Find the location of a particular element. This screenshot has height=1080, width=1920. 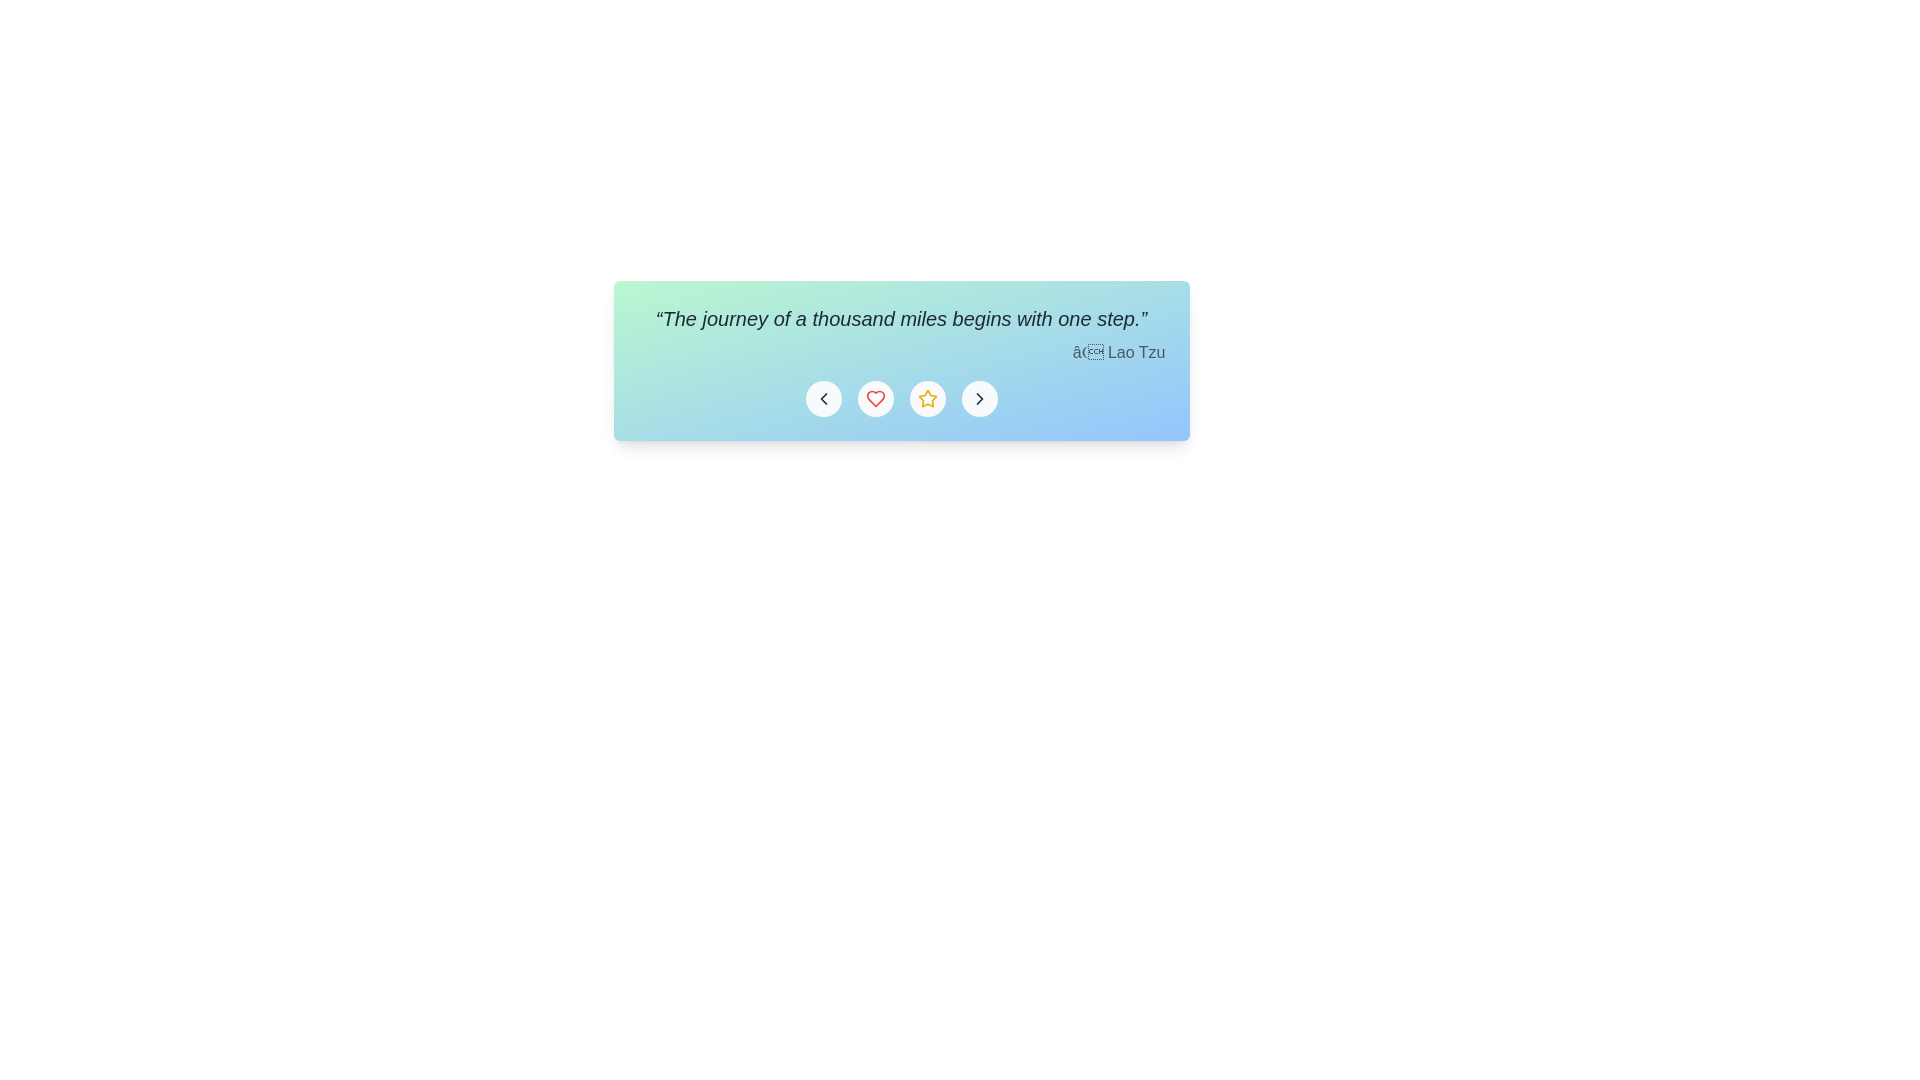

the heart icon button located in the center portion of the navigation bar beneath the quote text to change its background color is located at coordinates (875, 398).